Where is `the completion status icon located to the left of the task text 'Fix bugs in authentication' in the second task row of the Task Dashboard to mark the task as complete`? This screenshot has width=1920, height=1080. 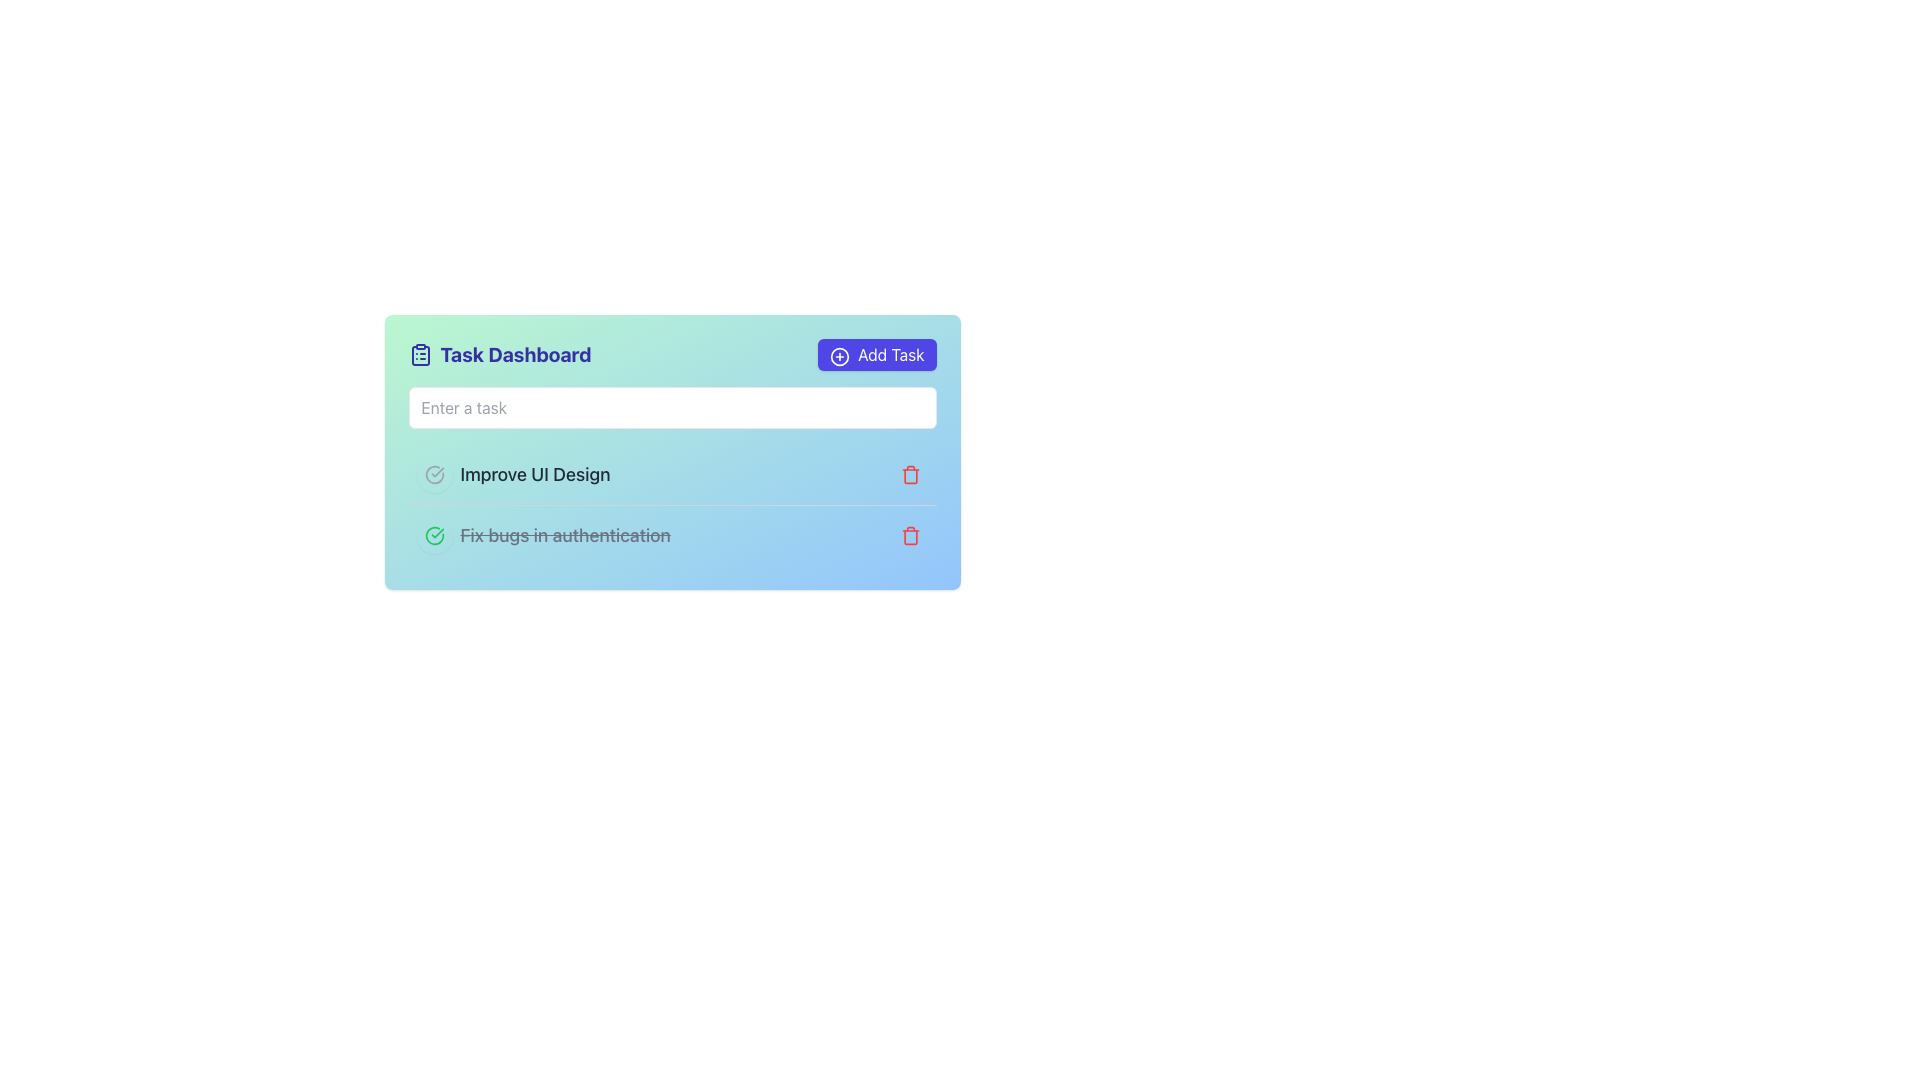
the completion status icon located to the left of the task text 'Fix bugs in authentication' in the second task row of the Task Dashboard to mark the task as complete is located at coordinates (433, 535).